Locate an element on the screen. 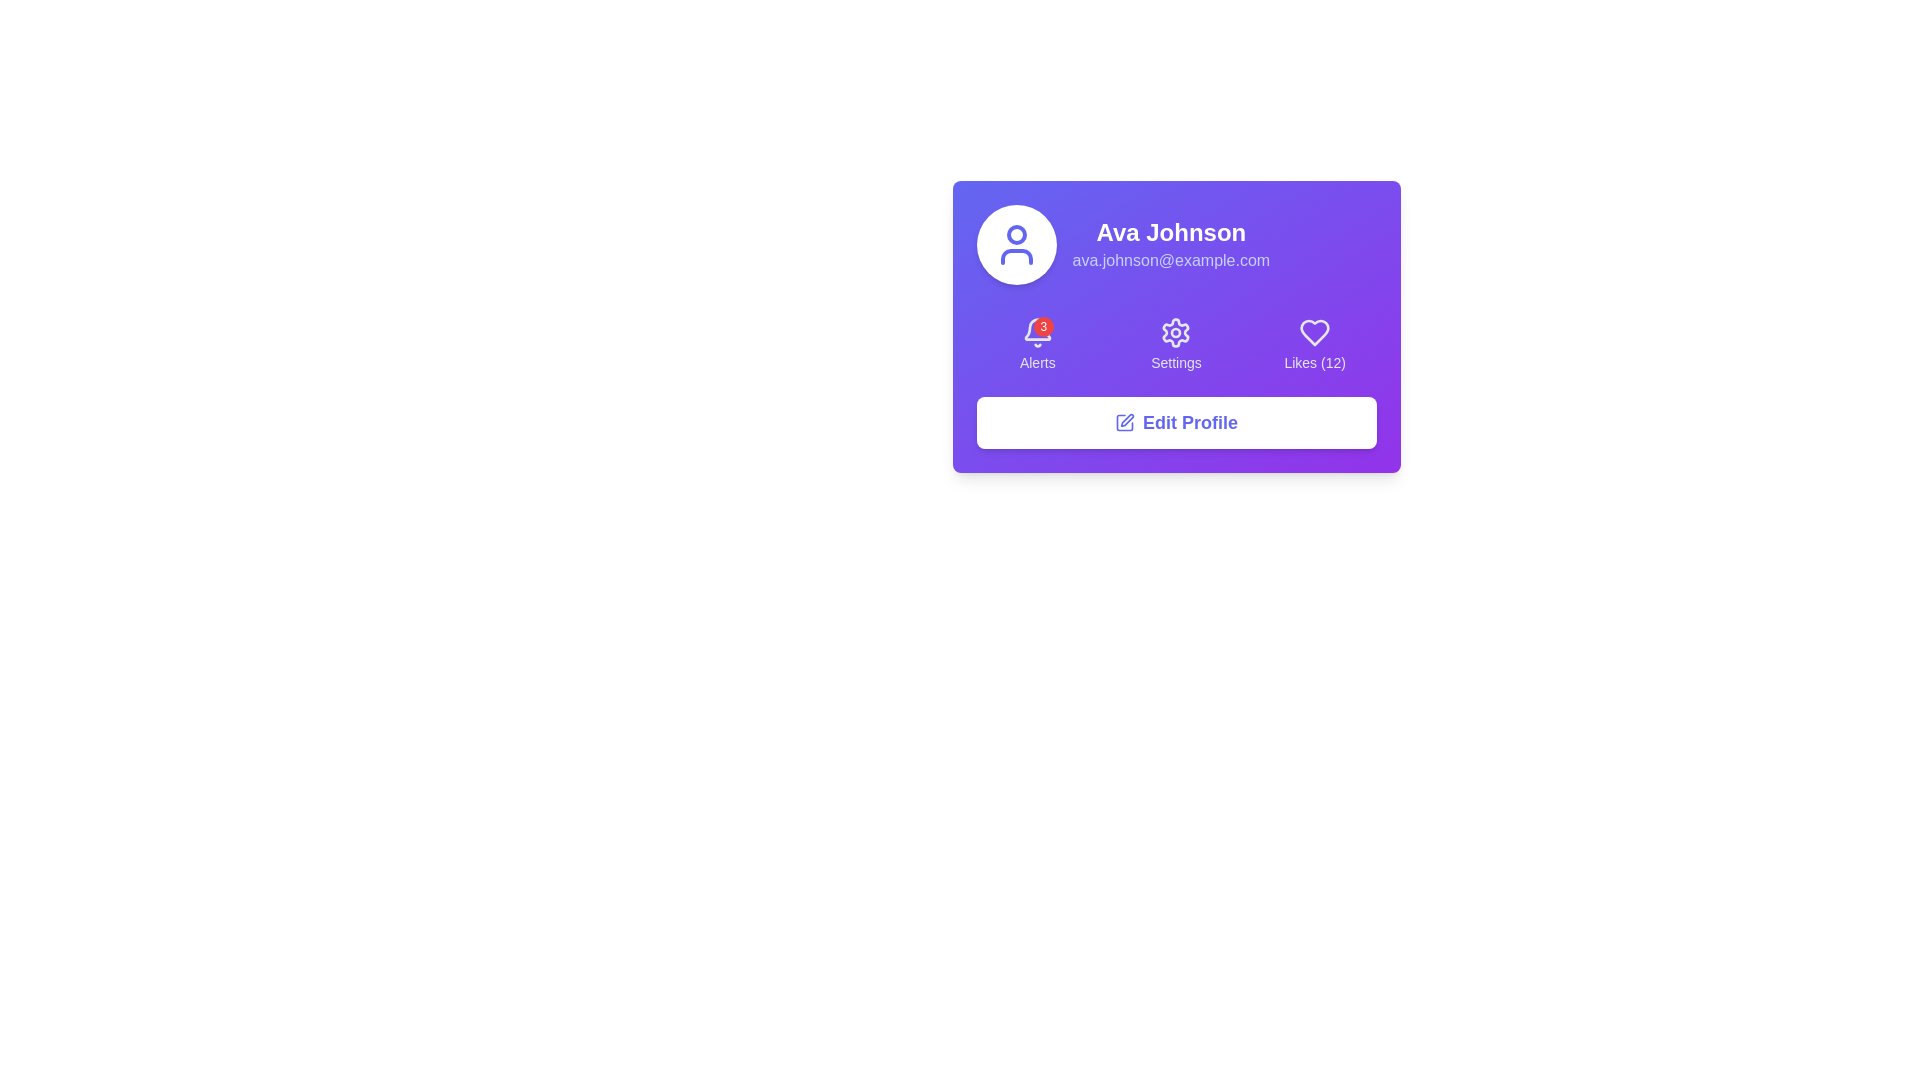  the pen icon within the 'Edit Profile' button, which is white with rounded corners and located at the bottom section of a purple card UI is located at coordinates (1124, 422).